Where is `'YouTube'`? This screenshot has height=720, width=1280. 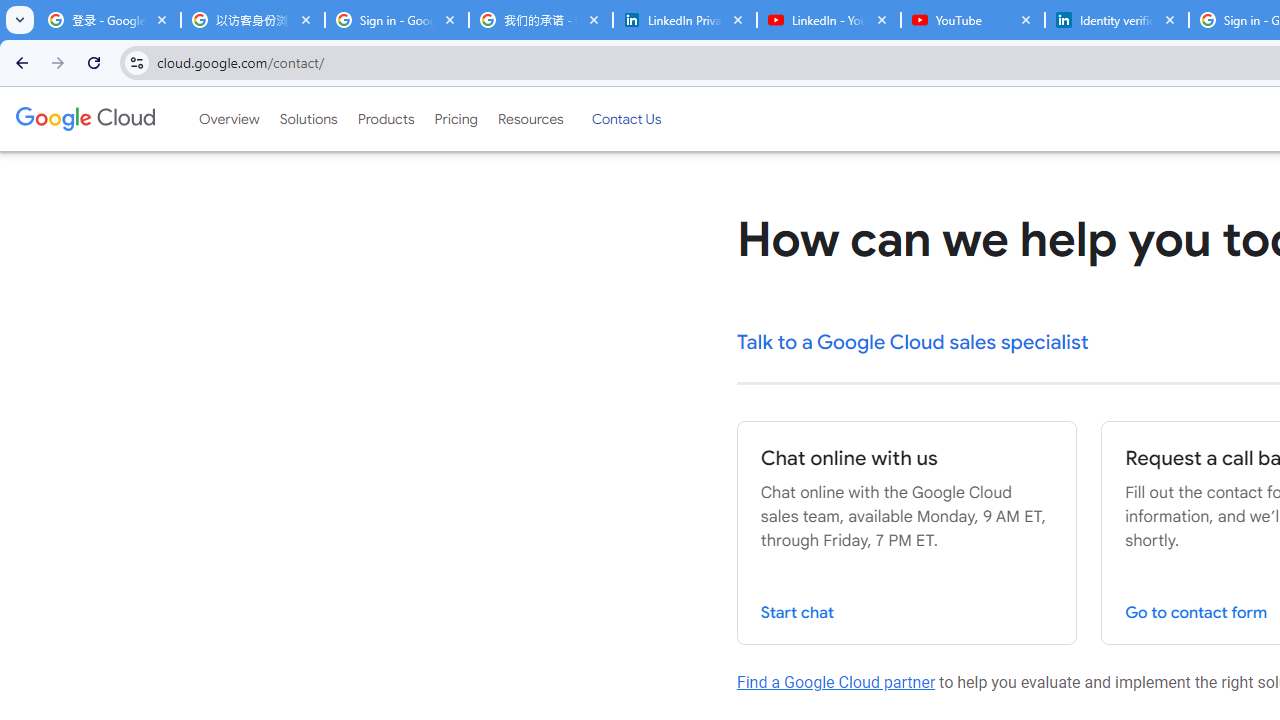
'YouTube' is located at coordinates (972, 20).